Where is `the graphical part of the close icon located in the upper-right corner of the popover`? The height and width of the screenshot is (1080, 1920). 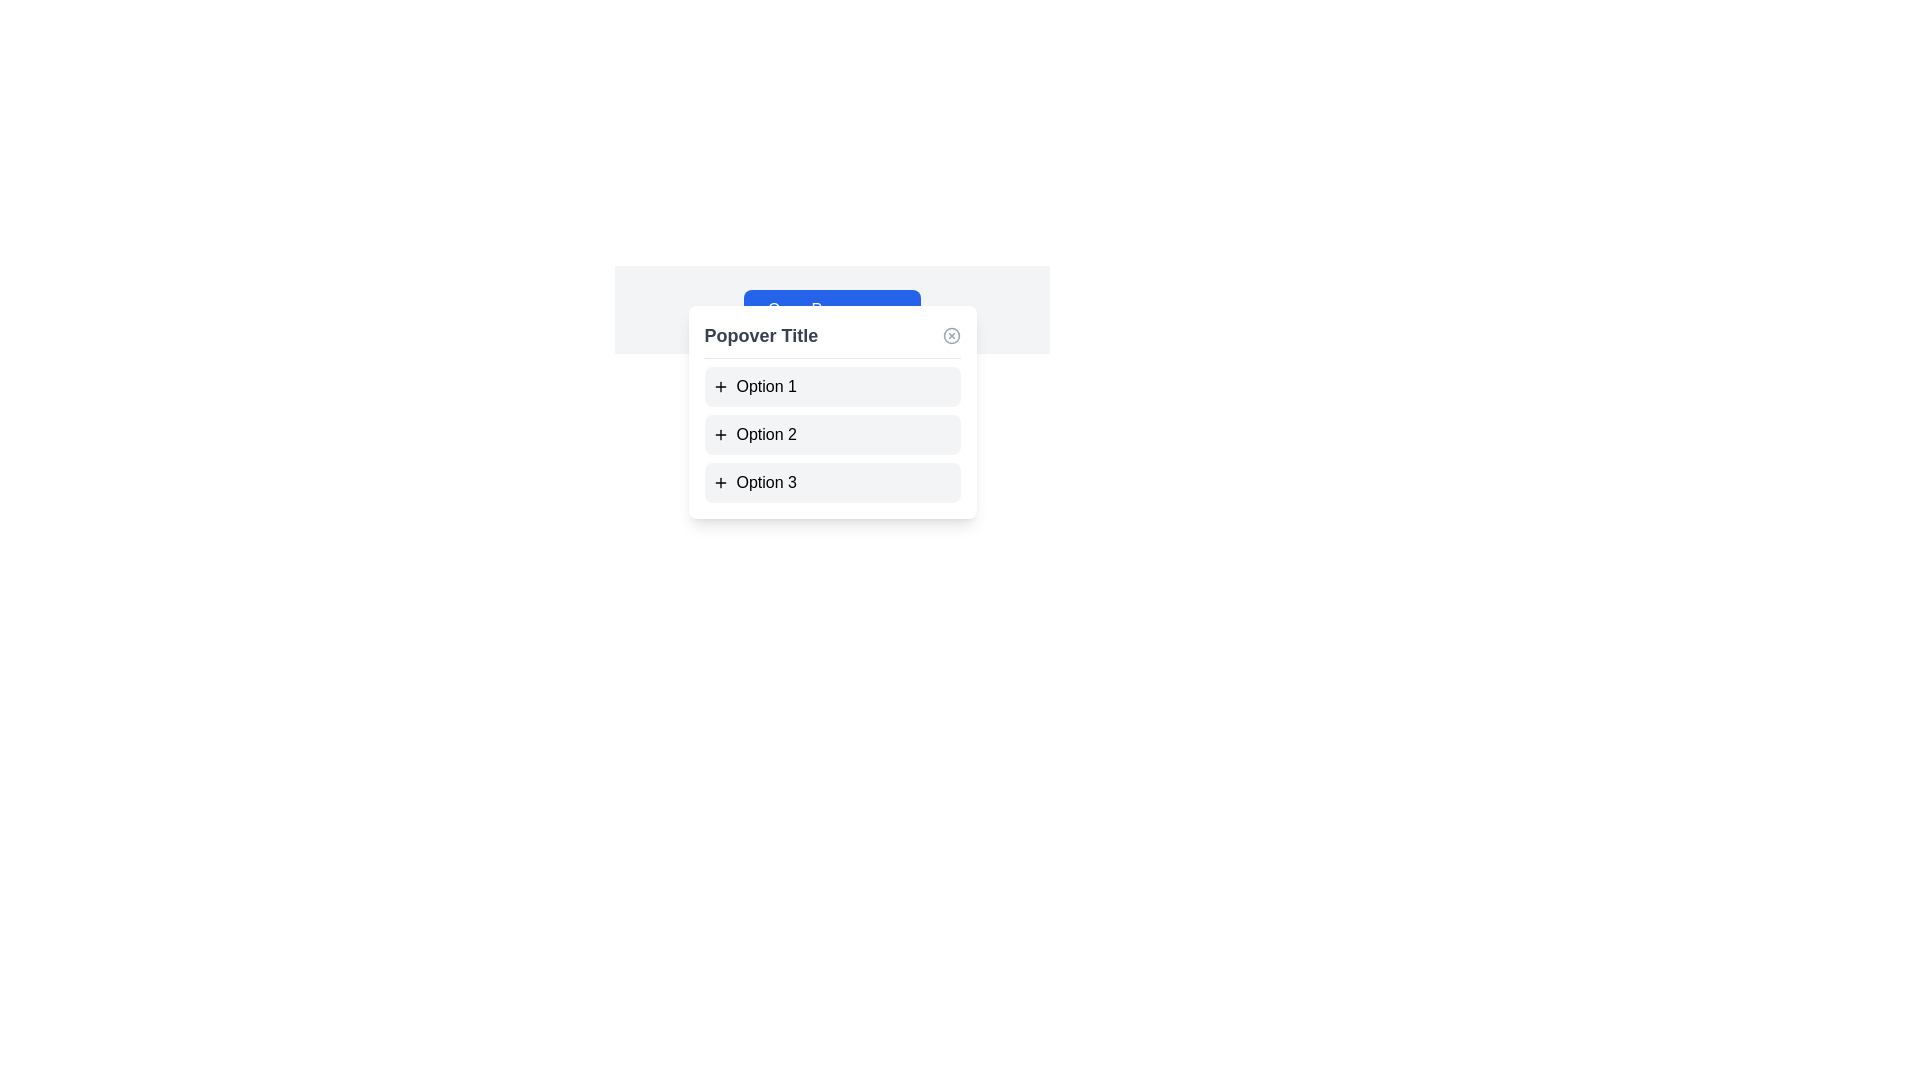 the graphical part of the close icon located in the upper-right corner of the popover is located at coordinates (950, 334).